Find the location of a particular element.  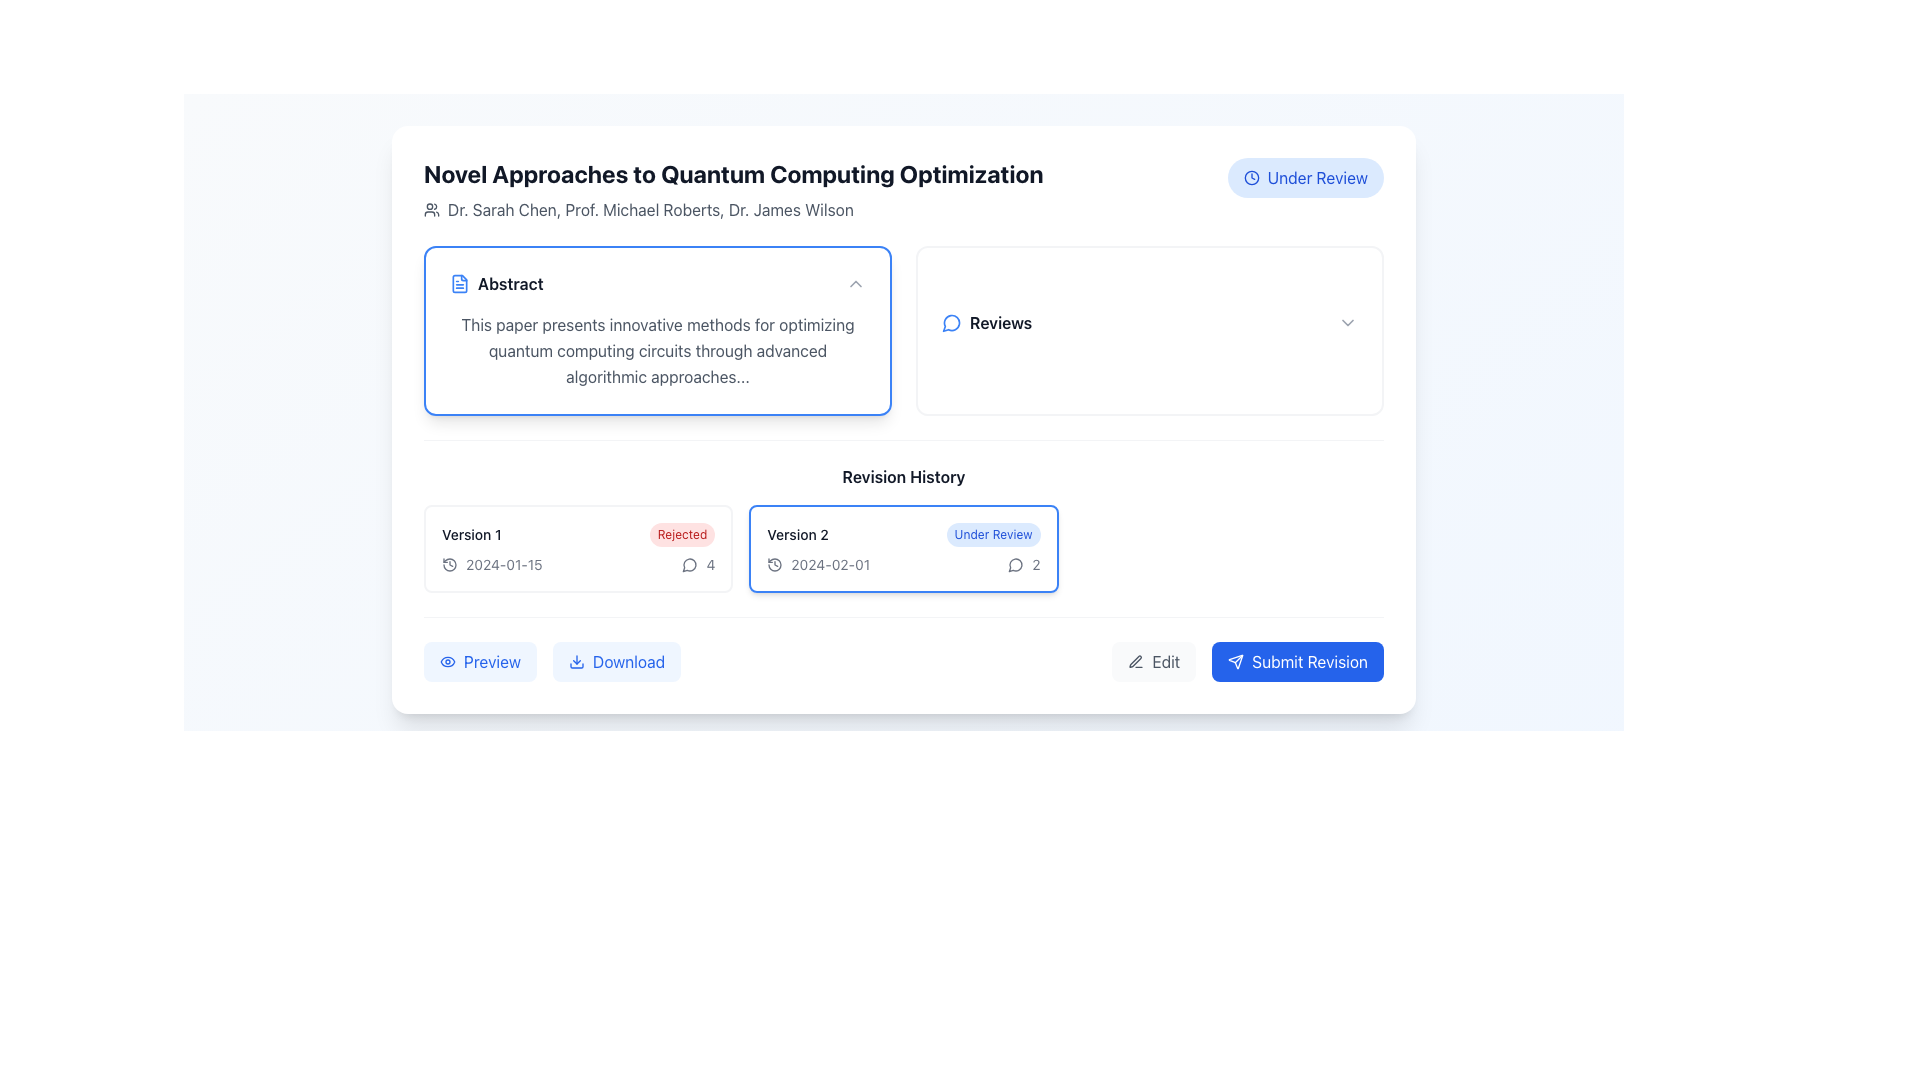

the pen icon located in the 'Edit' button, which is positioned directly to the left of the 'Edit' text is located at coordinates (1136, 662).